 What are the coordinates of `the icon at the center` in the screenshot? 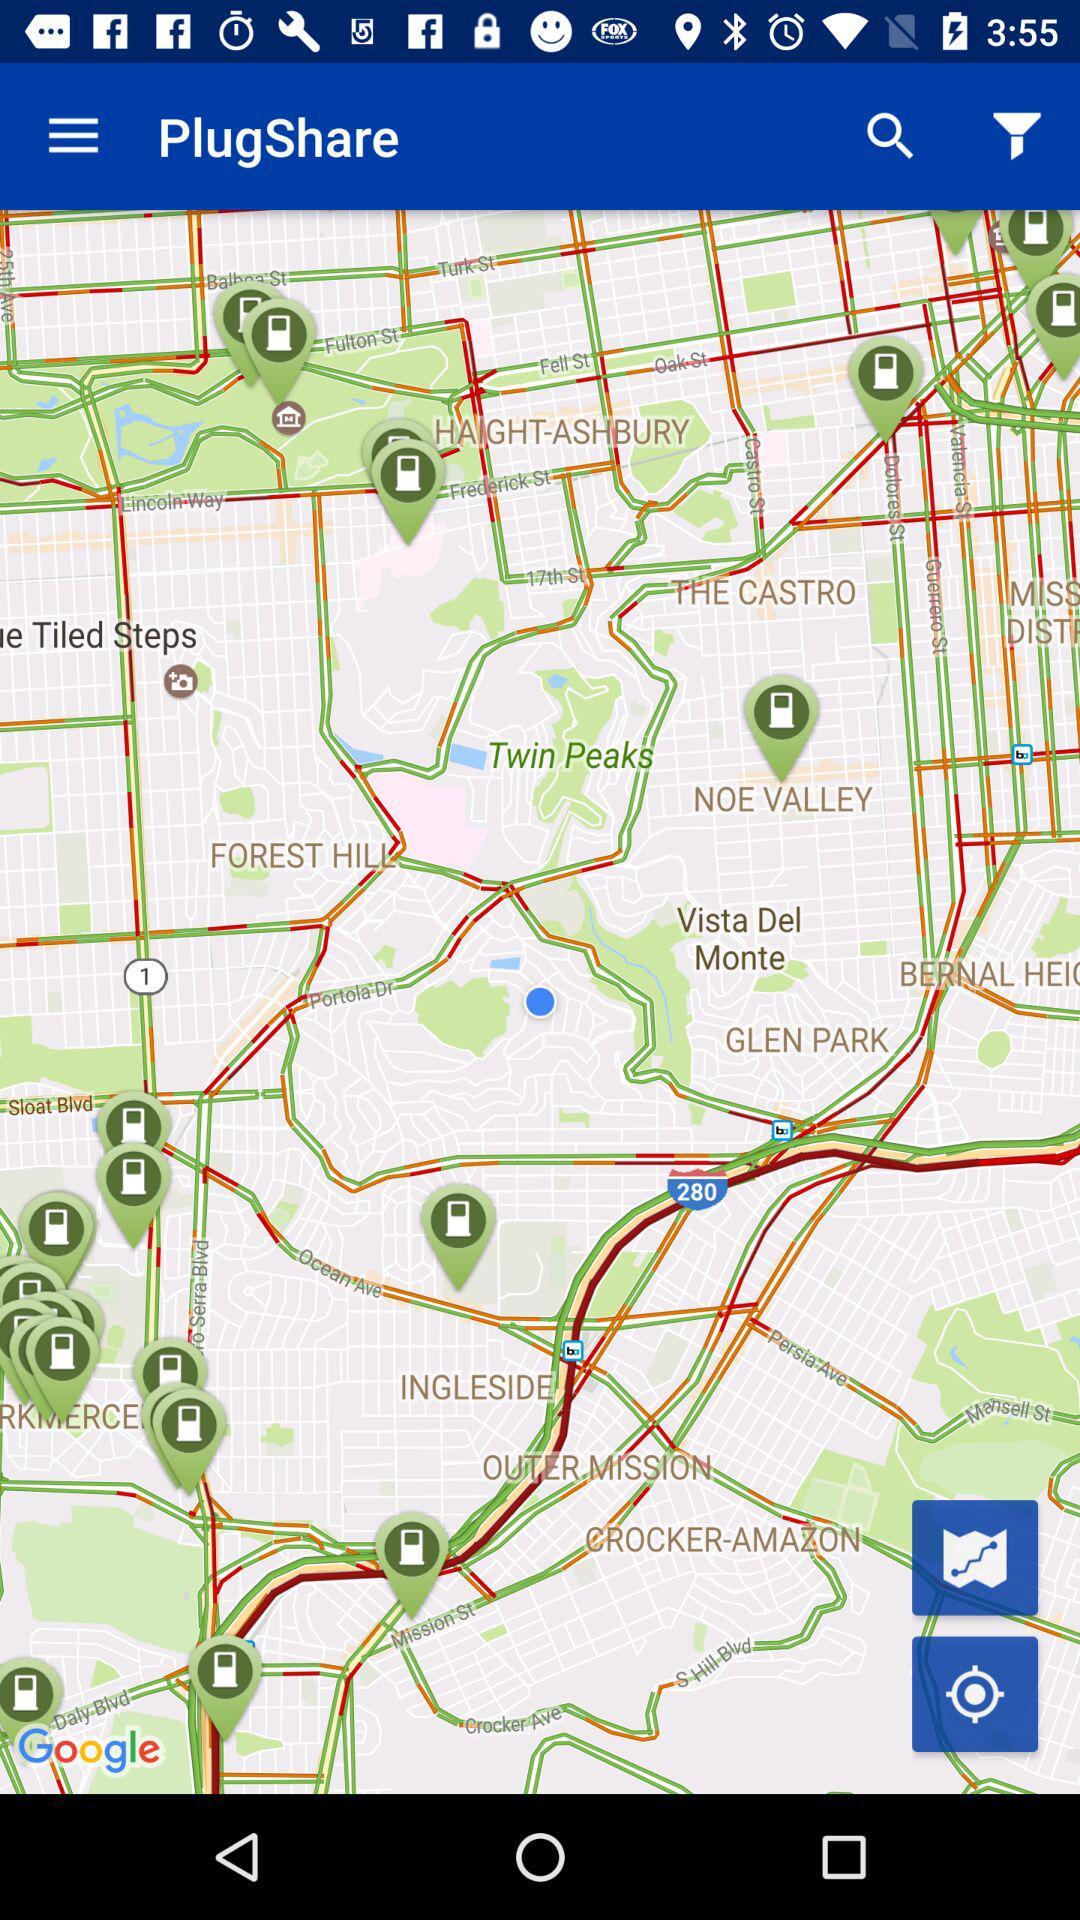 It's located at (540, 1002).